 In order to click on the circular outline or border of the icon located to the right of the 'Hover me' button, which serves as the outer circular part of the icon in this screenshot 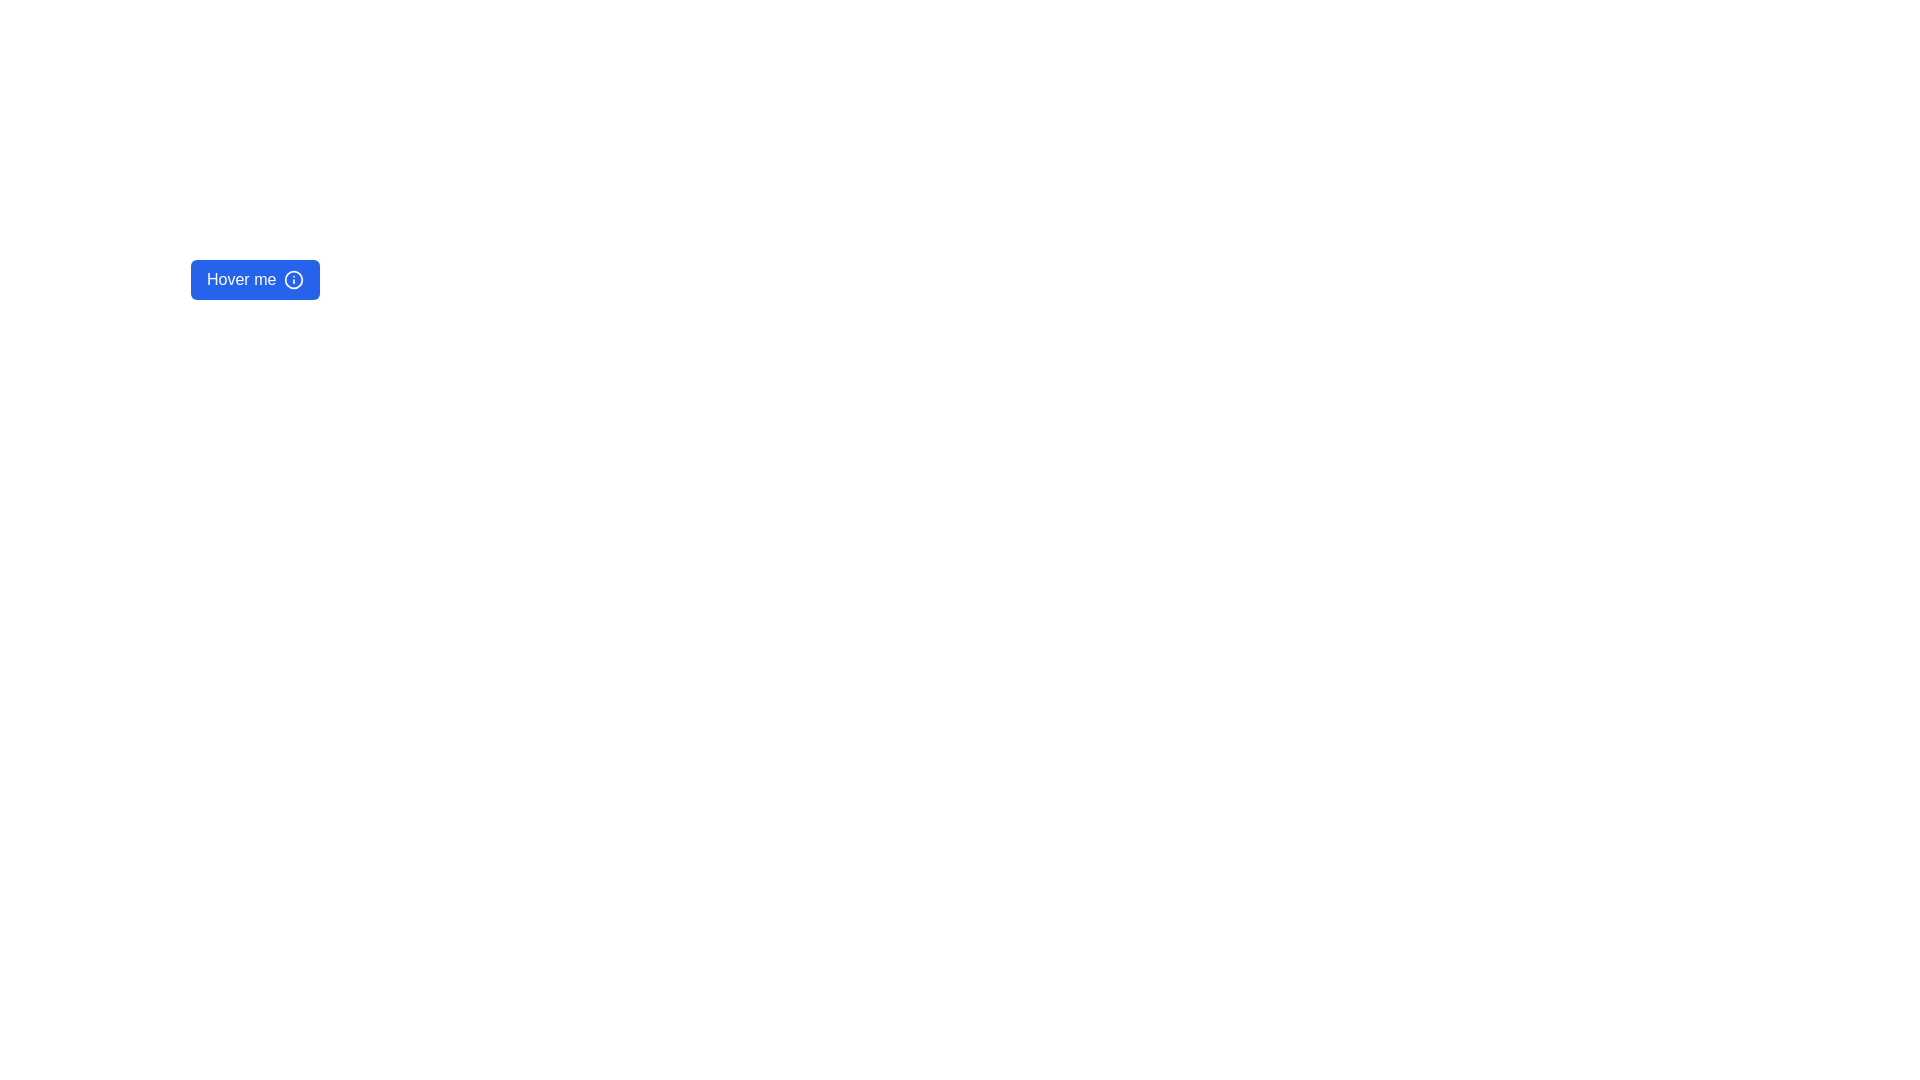, I will do `click(293, 280)`.